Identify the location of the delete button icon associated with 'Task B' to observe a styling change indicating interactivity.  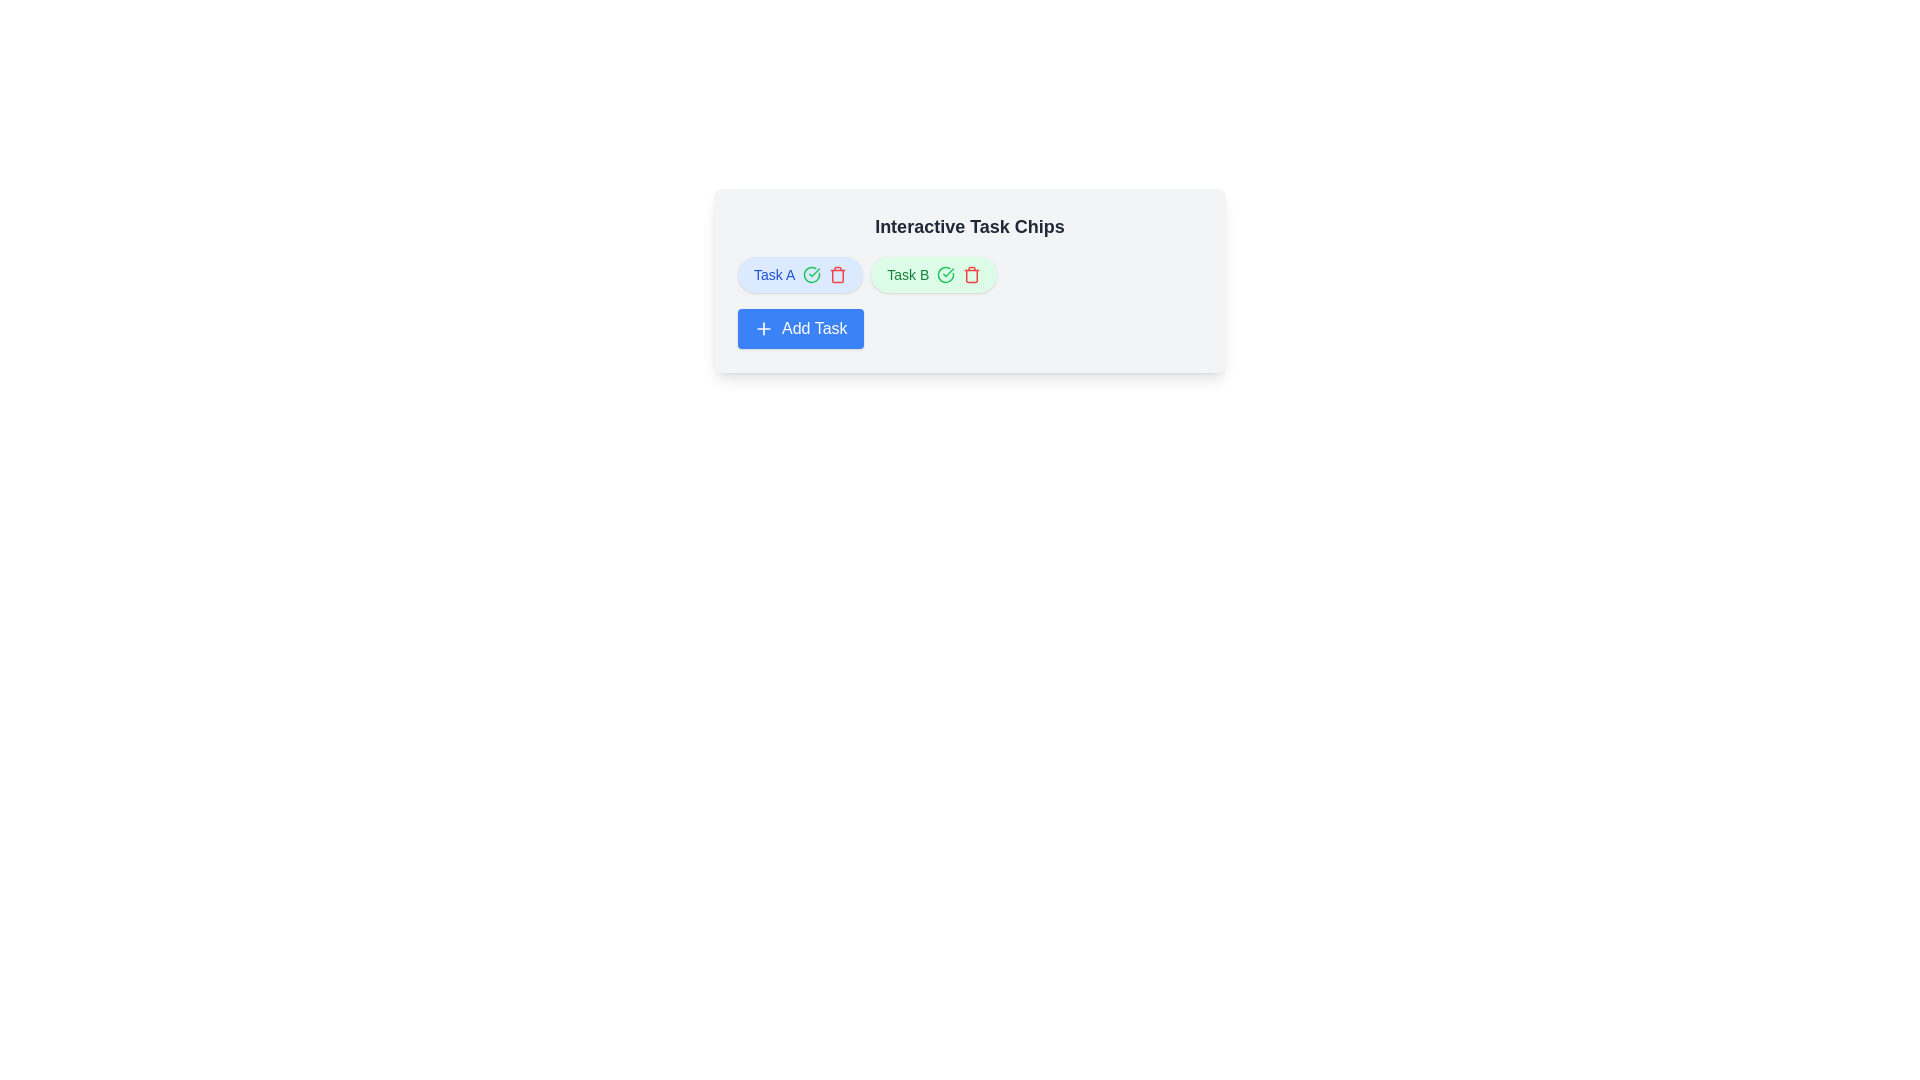
(972, 274).